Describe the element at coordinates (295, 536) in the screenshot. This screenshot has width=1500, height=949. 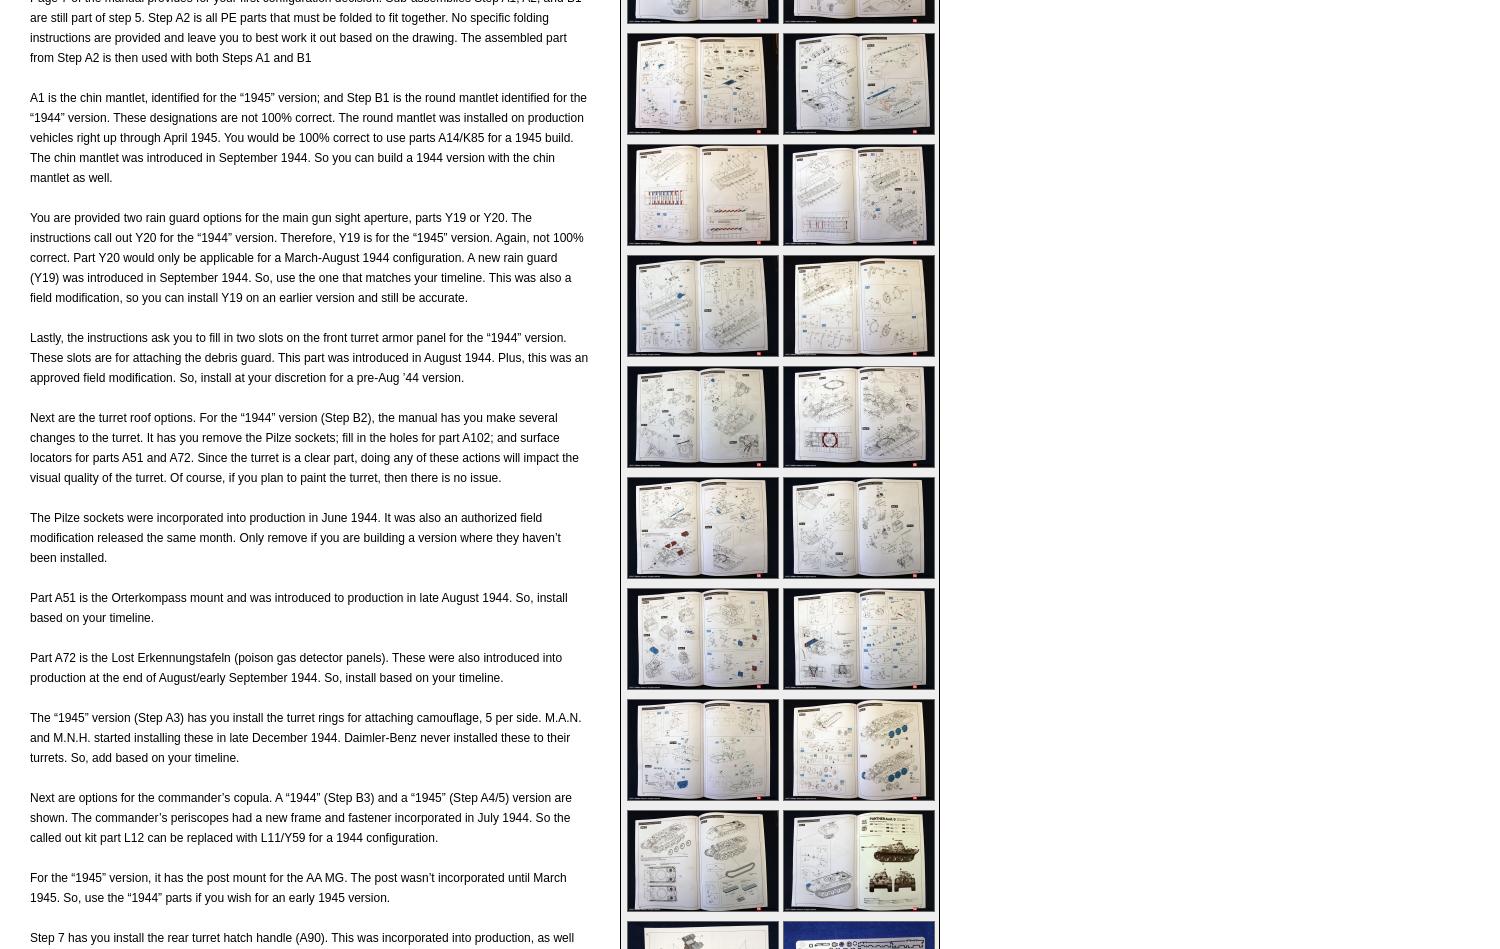
I see `'The Pilze sockets were incorporated into production in June 1944. It was also an authorized field modification released the same month. Only remove if you are building a version where they haven’t been installed.'` at that location.